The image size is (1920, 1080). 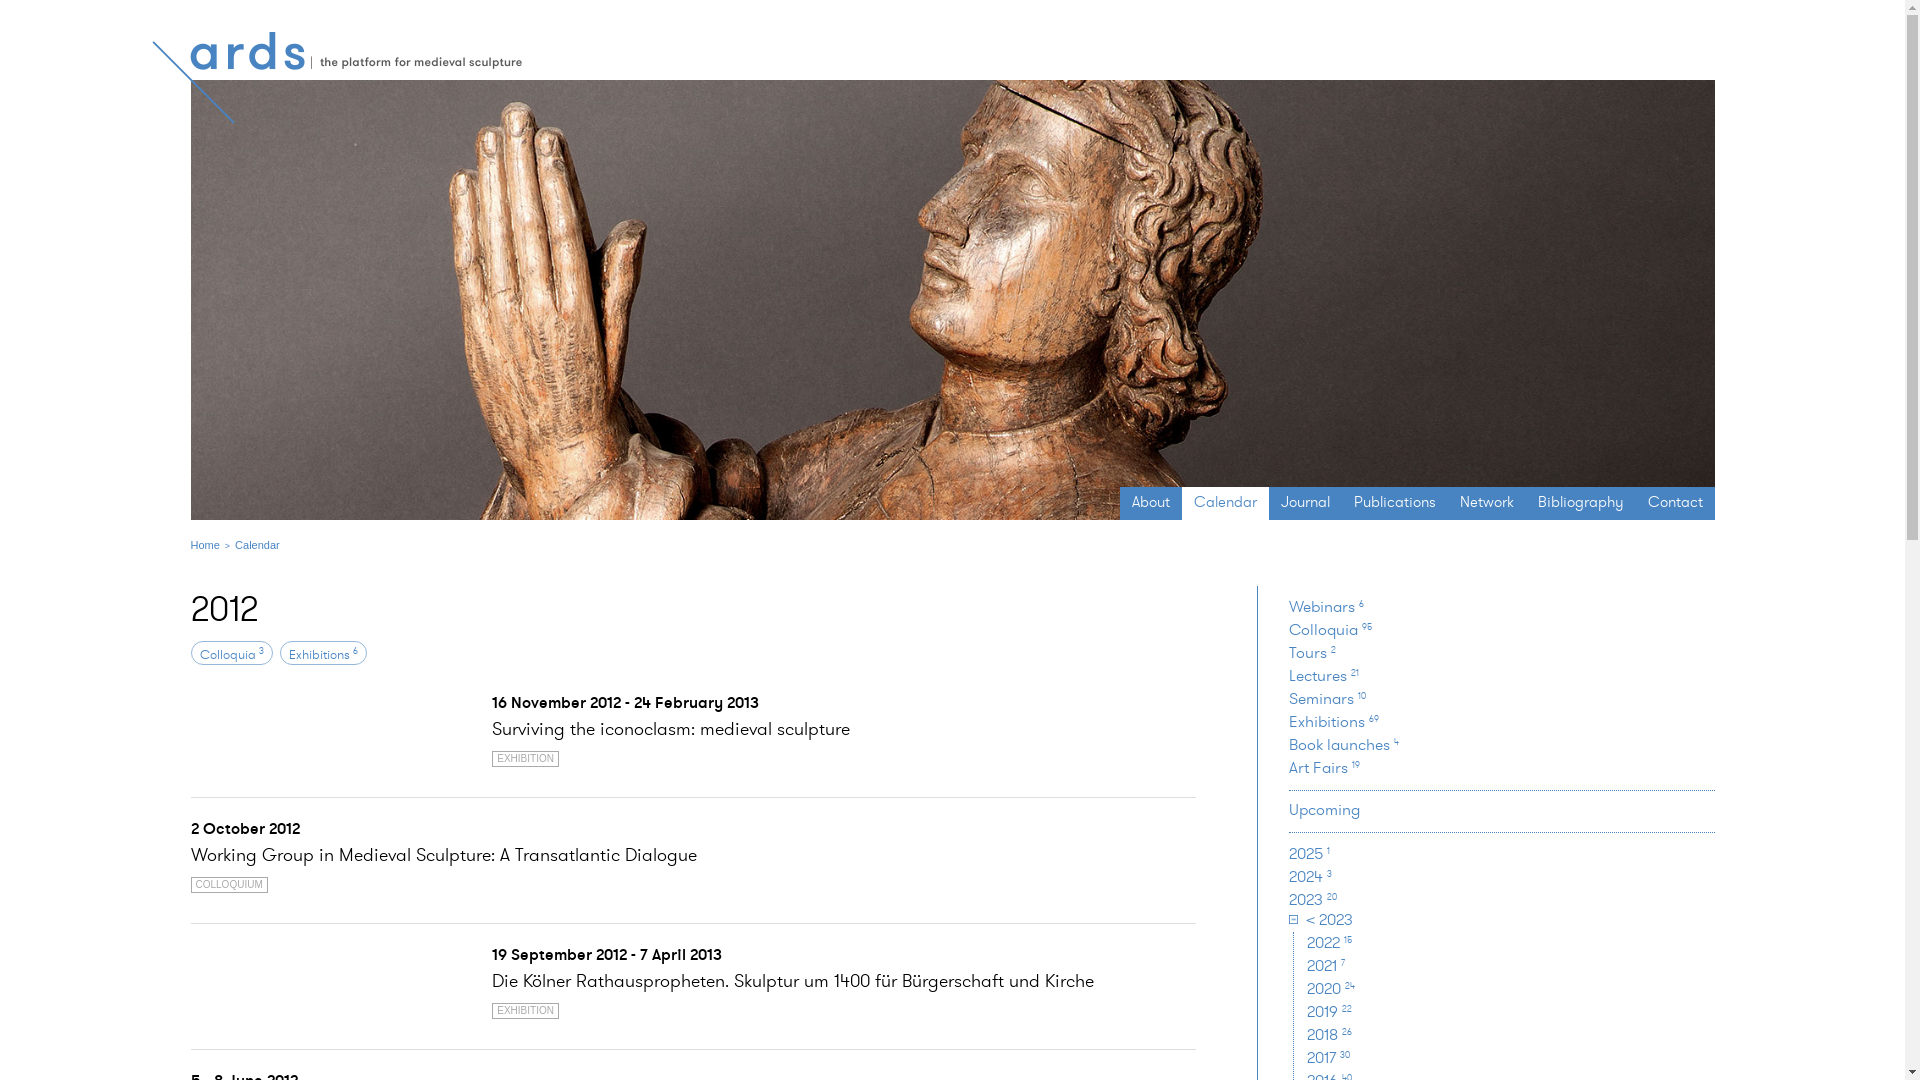 What do you see at coordinates (1394, 500) in the screenshot?
I see `'Publications'` at bounding box center [1394, 500].